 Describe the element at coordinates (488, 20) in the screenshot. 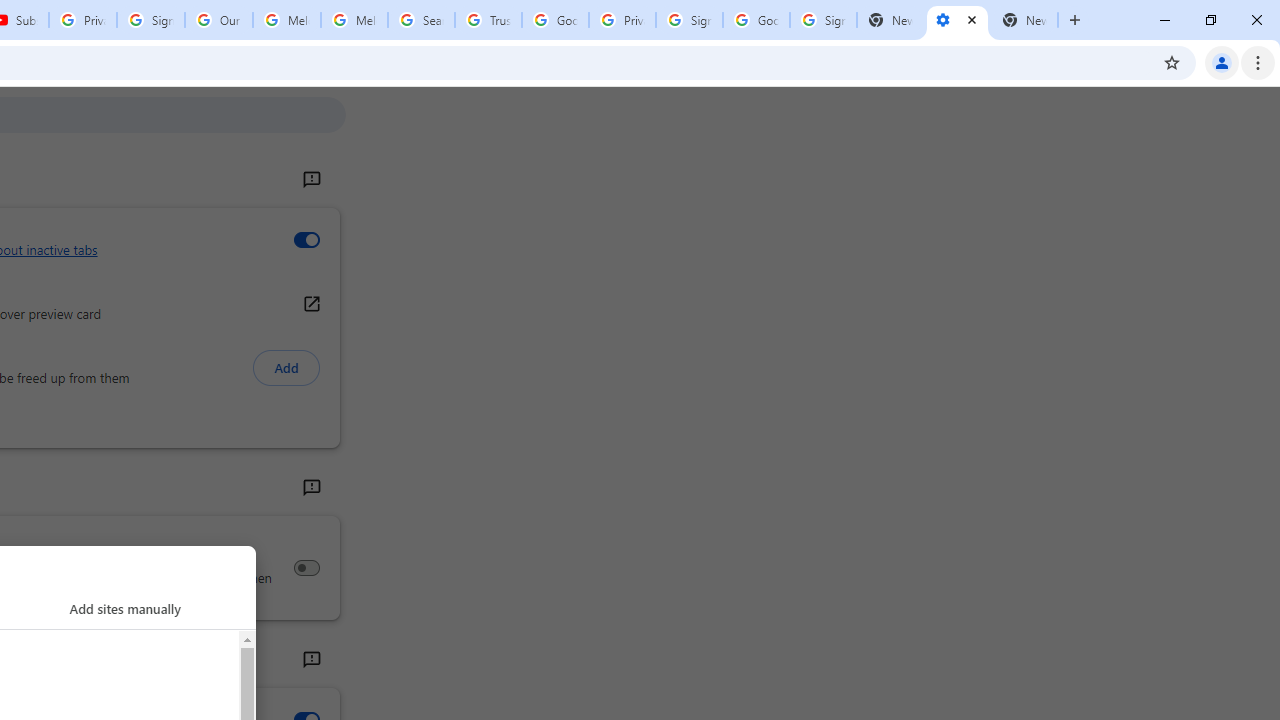

I see `'Trusted Information and Content - Google Safety Center'` at that location.